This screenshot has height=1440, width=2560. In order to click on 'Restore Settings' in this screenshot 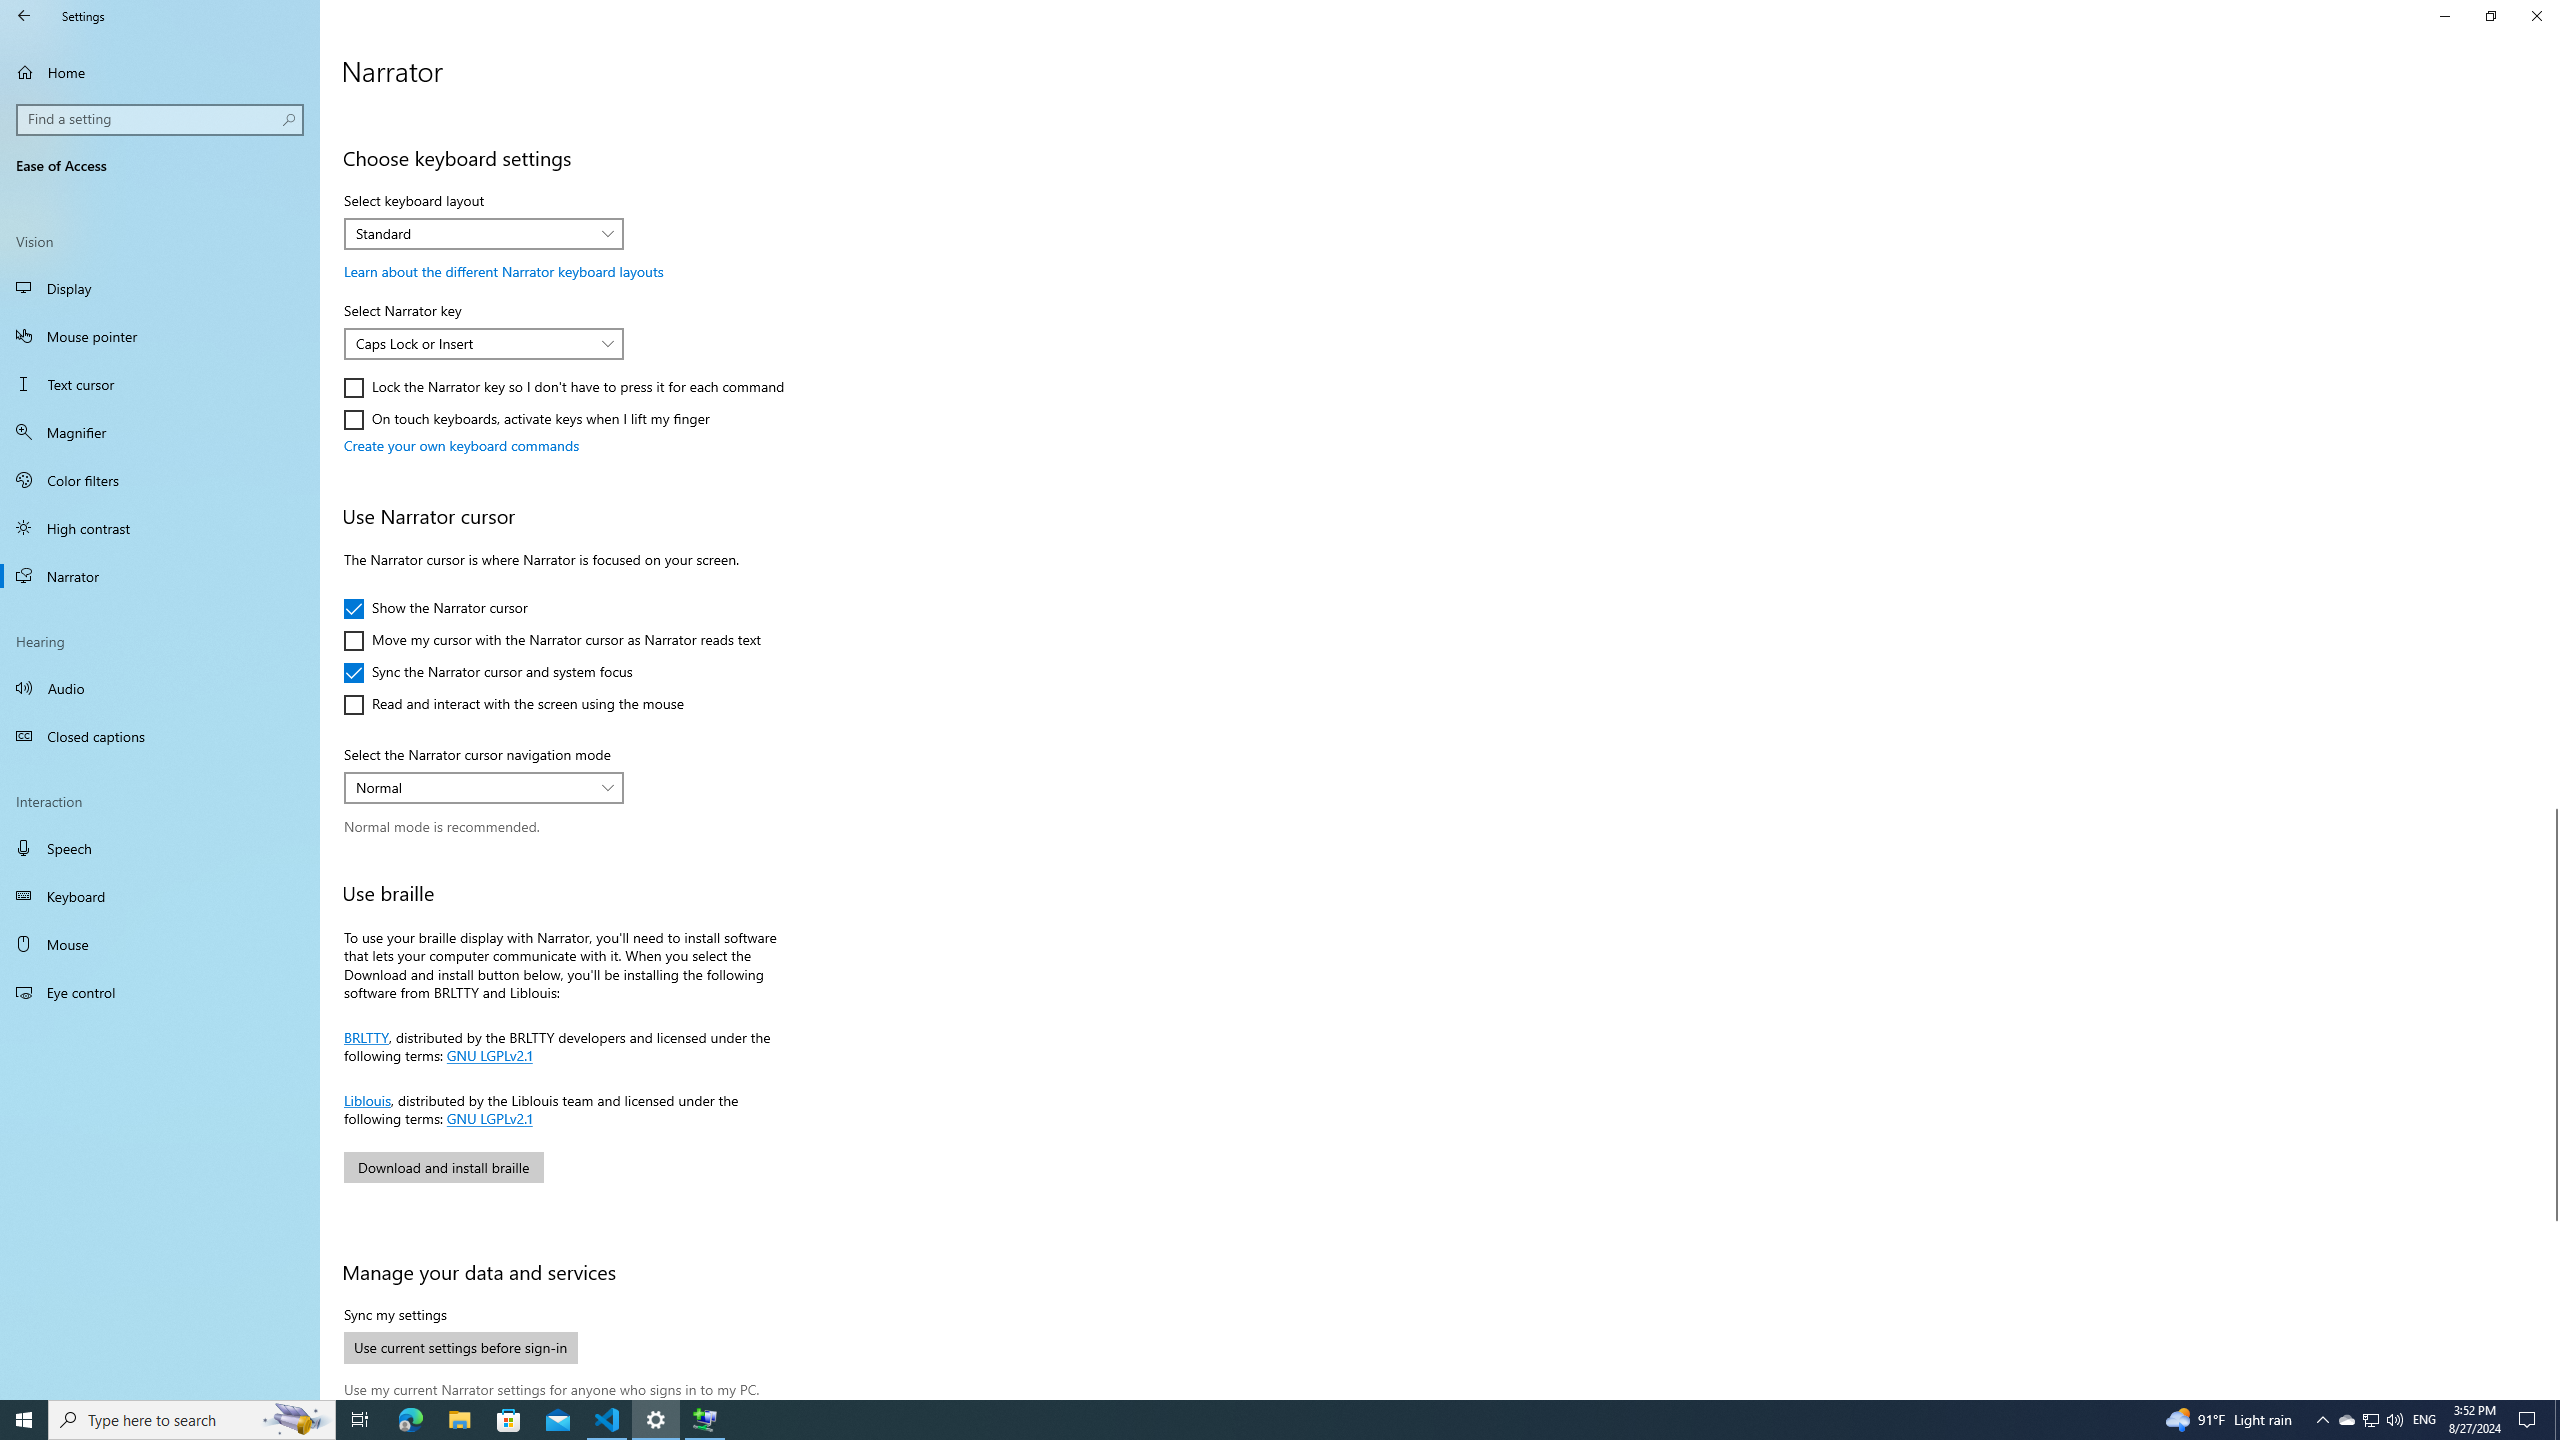, I will do `click(2490, 15)`.